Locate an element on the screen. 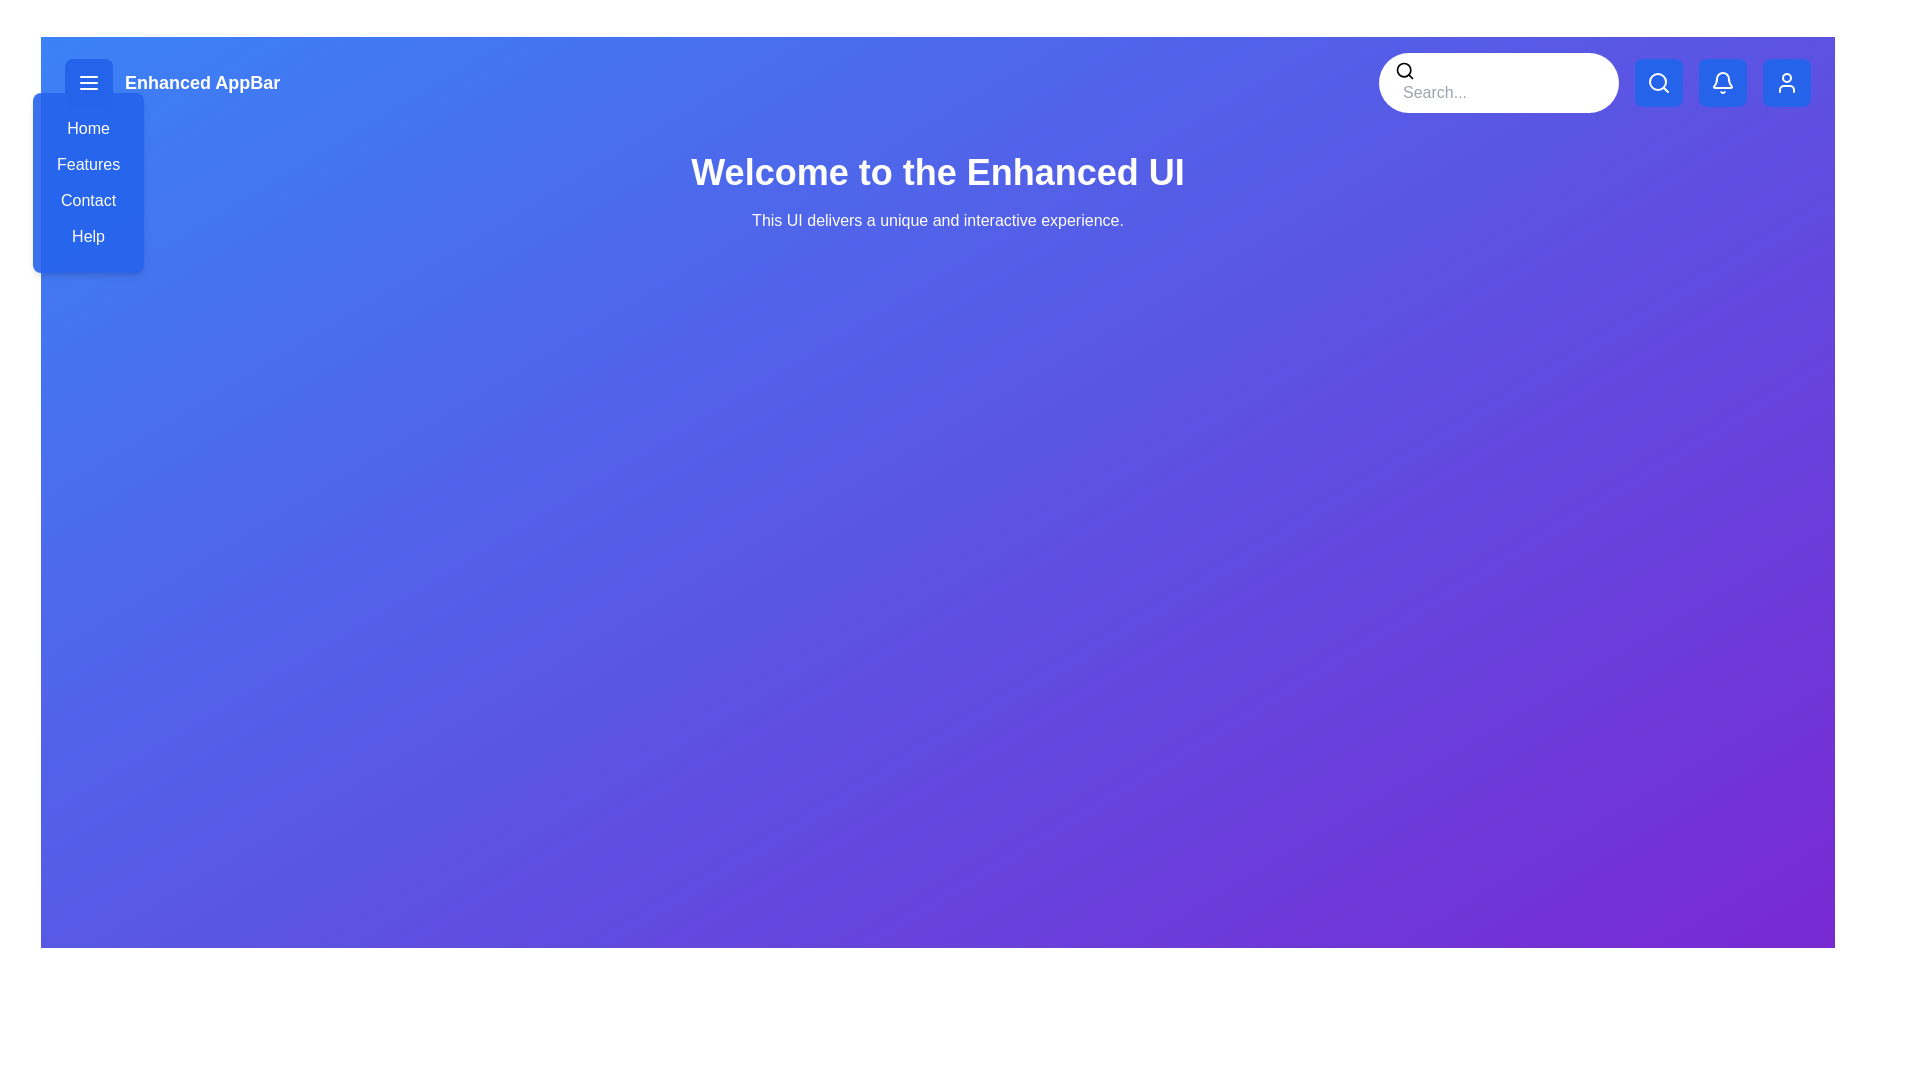  the main content text is located at coordinates (936, 192).